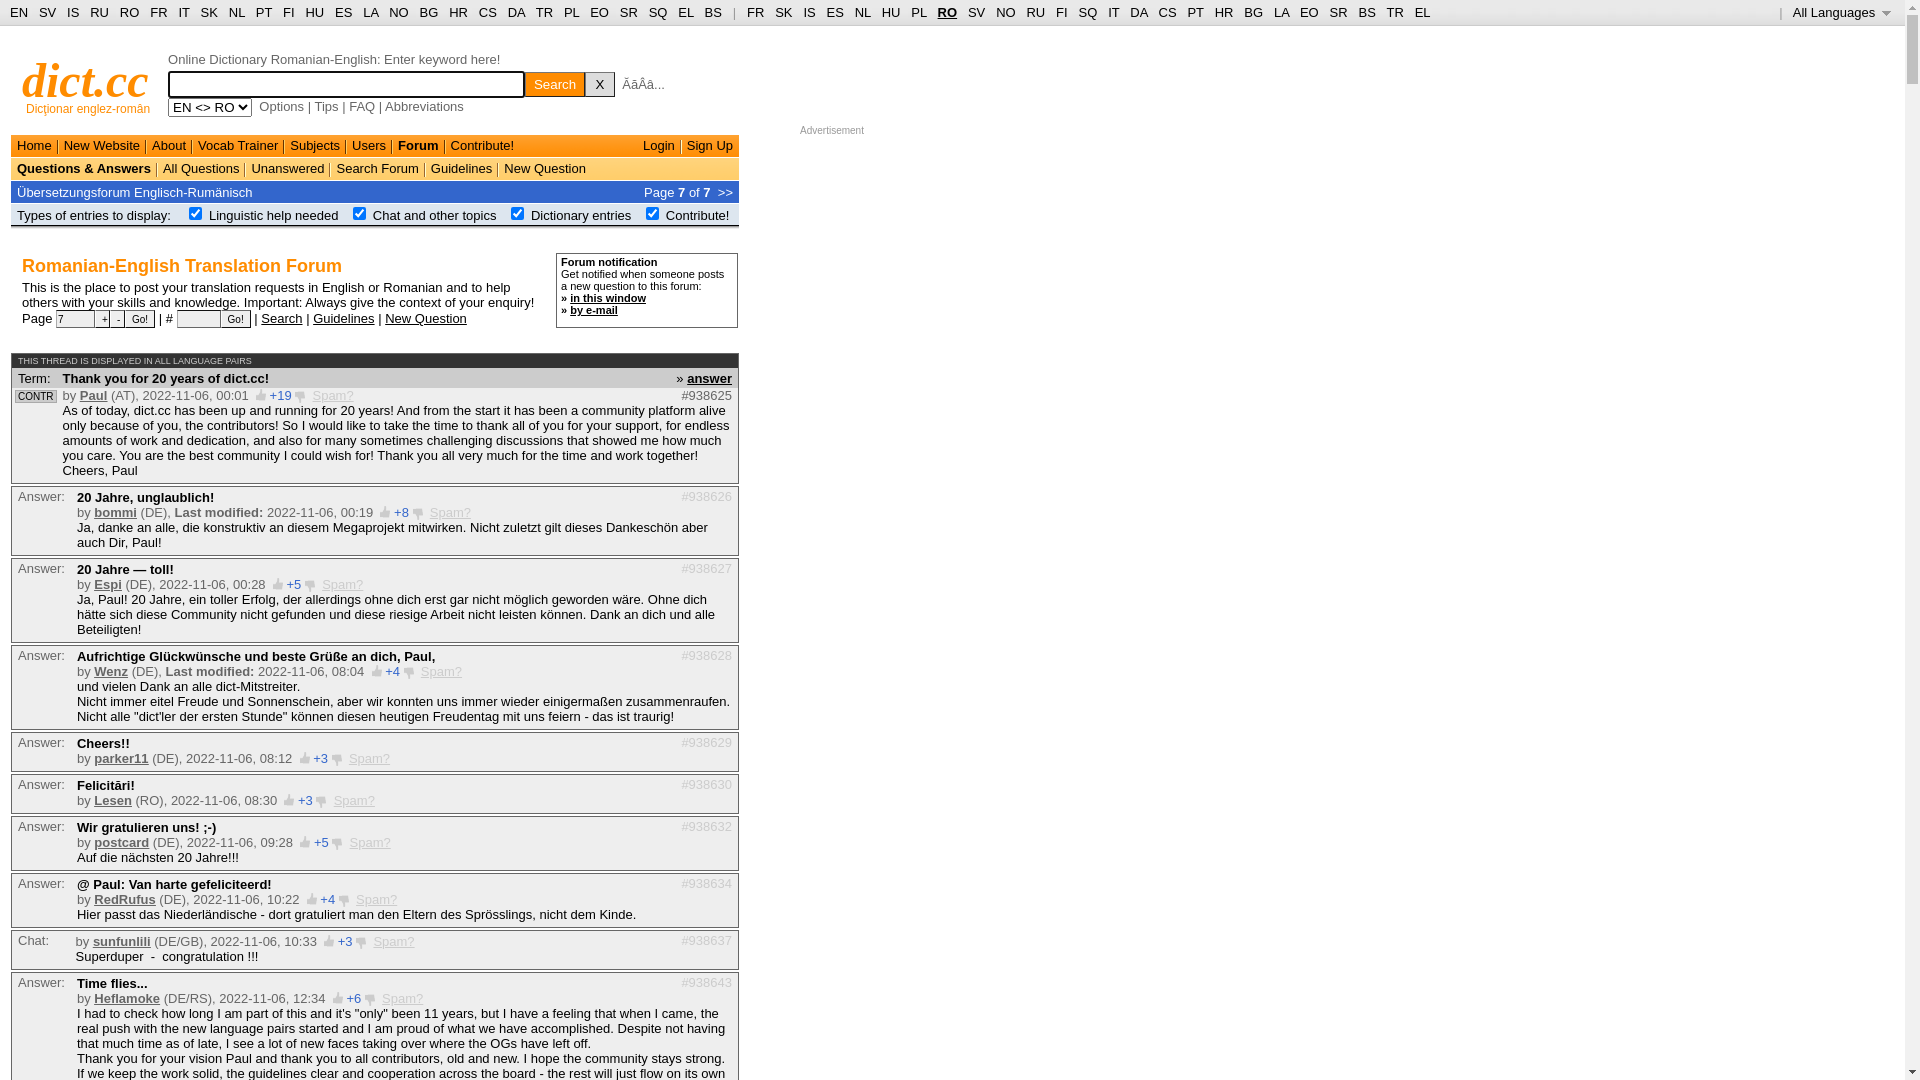 The width and height of the screenshot is (1920, 1080). I want to click on 'ES', so click(343, 12).